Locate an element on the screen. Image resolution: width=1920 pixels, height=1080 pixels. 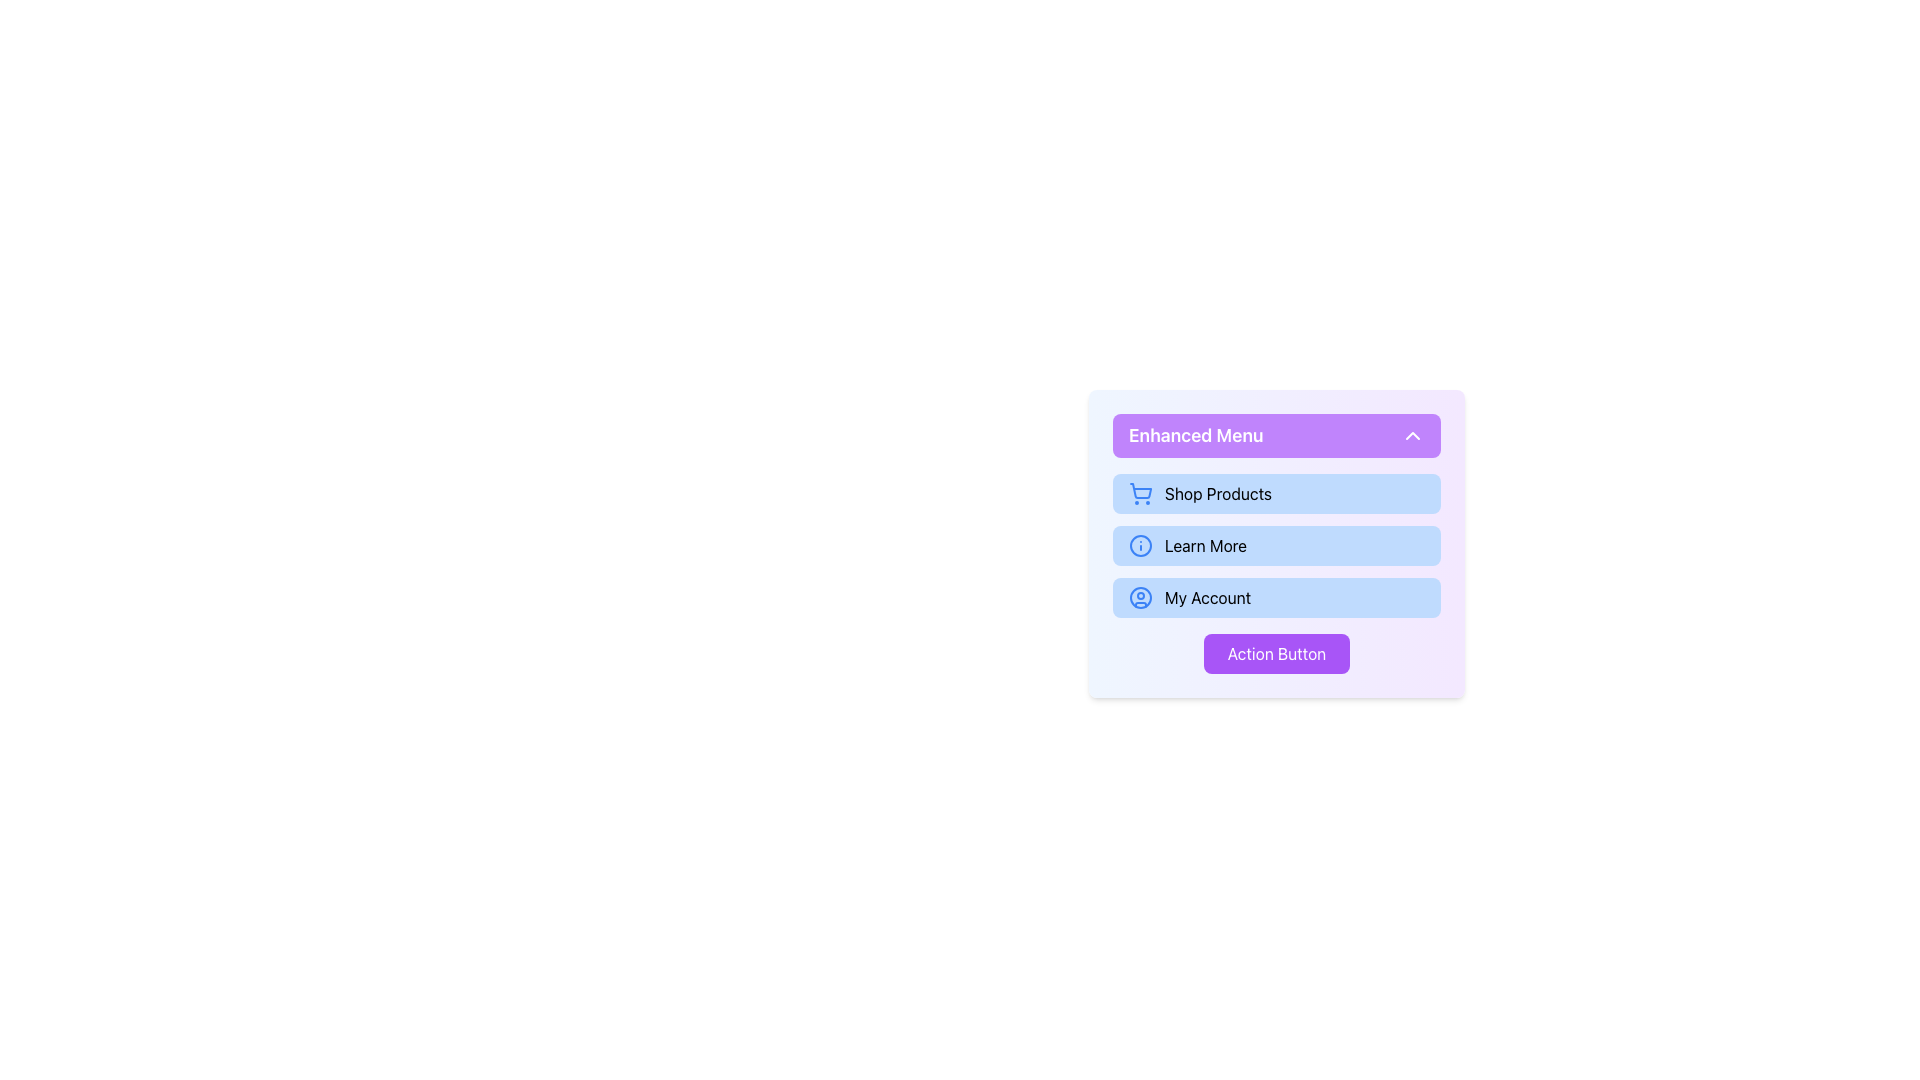
the text label that serves as a header for a section, located at the specified coordinates is located at coordinates (1196, 434).